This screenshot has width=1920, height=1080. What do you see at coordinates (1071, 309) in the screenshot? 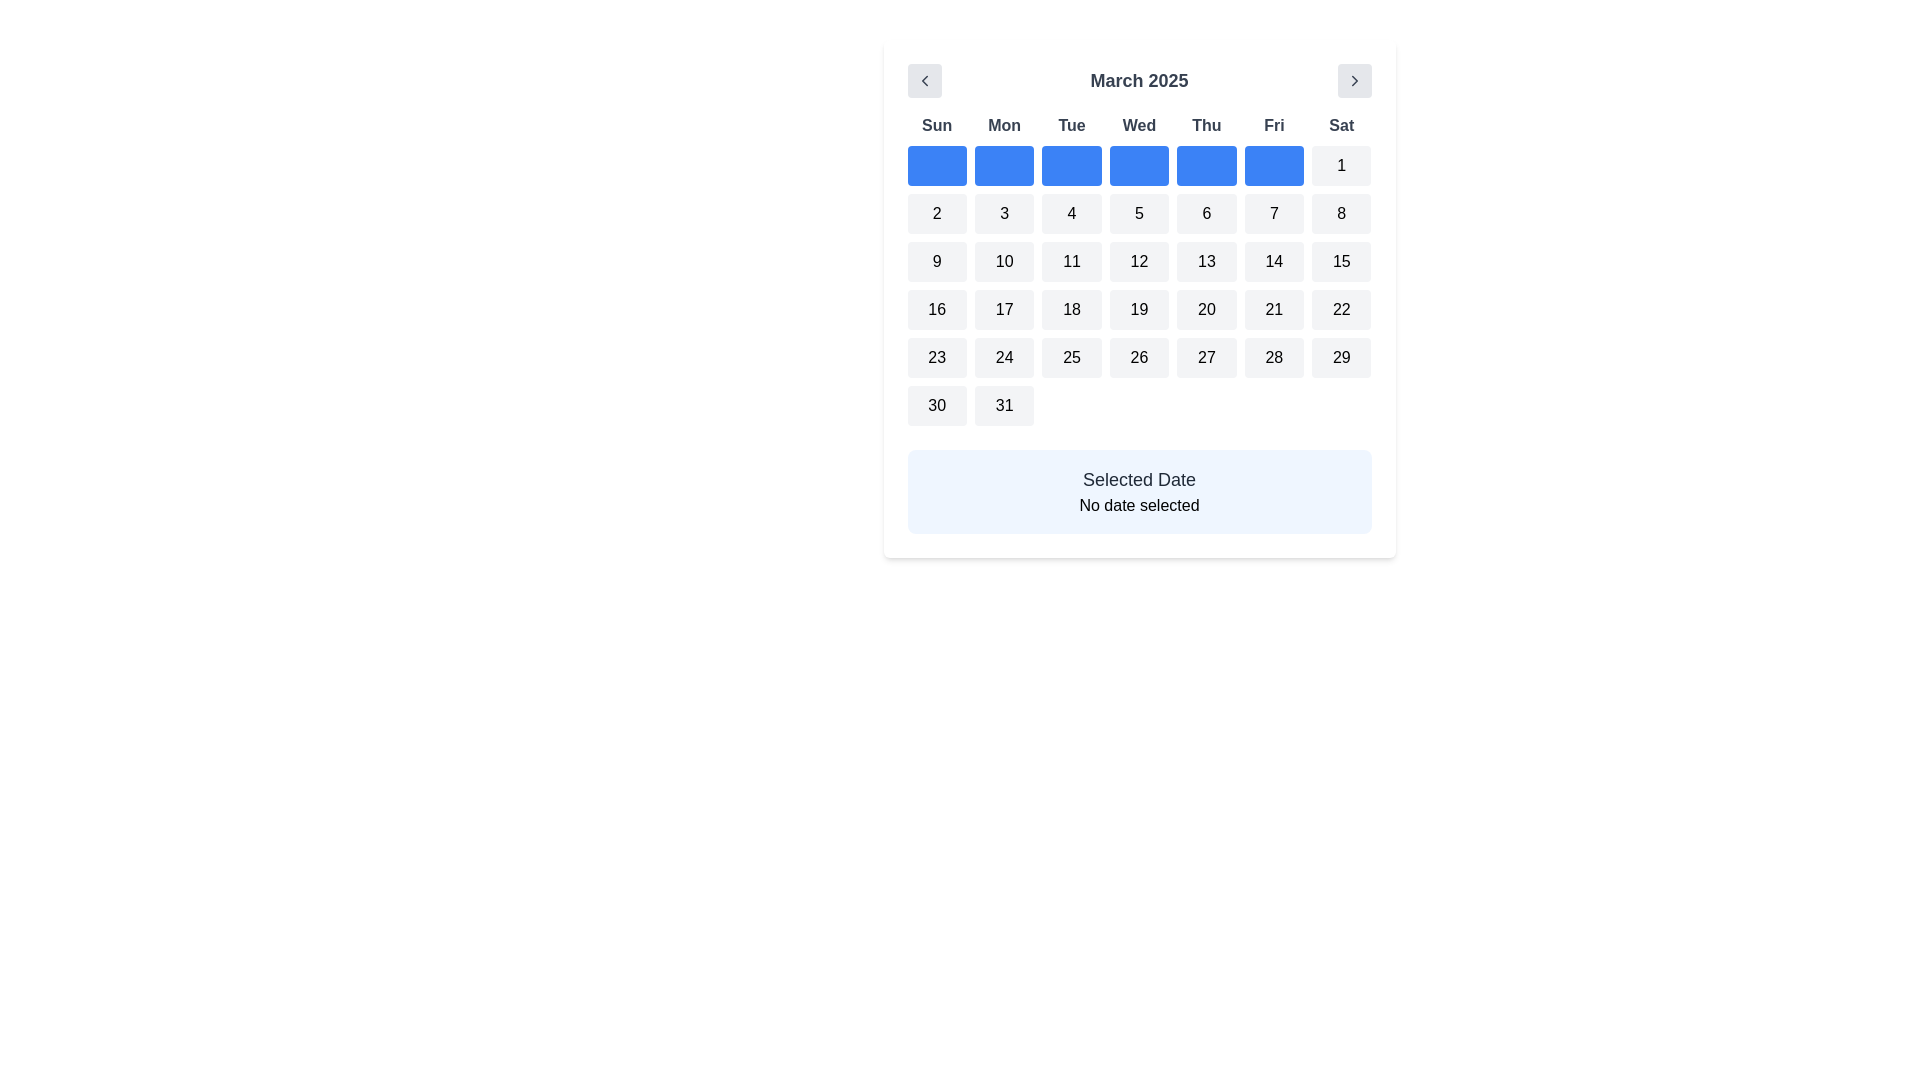
I see `the button displaying '18' in bold black font, which is the fifth item in the fifth row of the calendar grid under the 'Tue' column` at bounding box center [1071, 309].